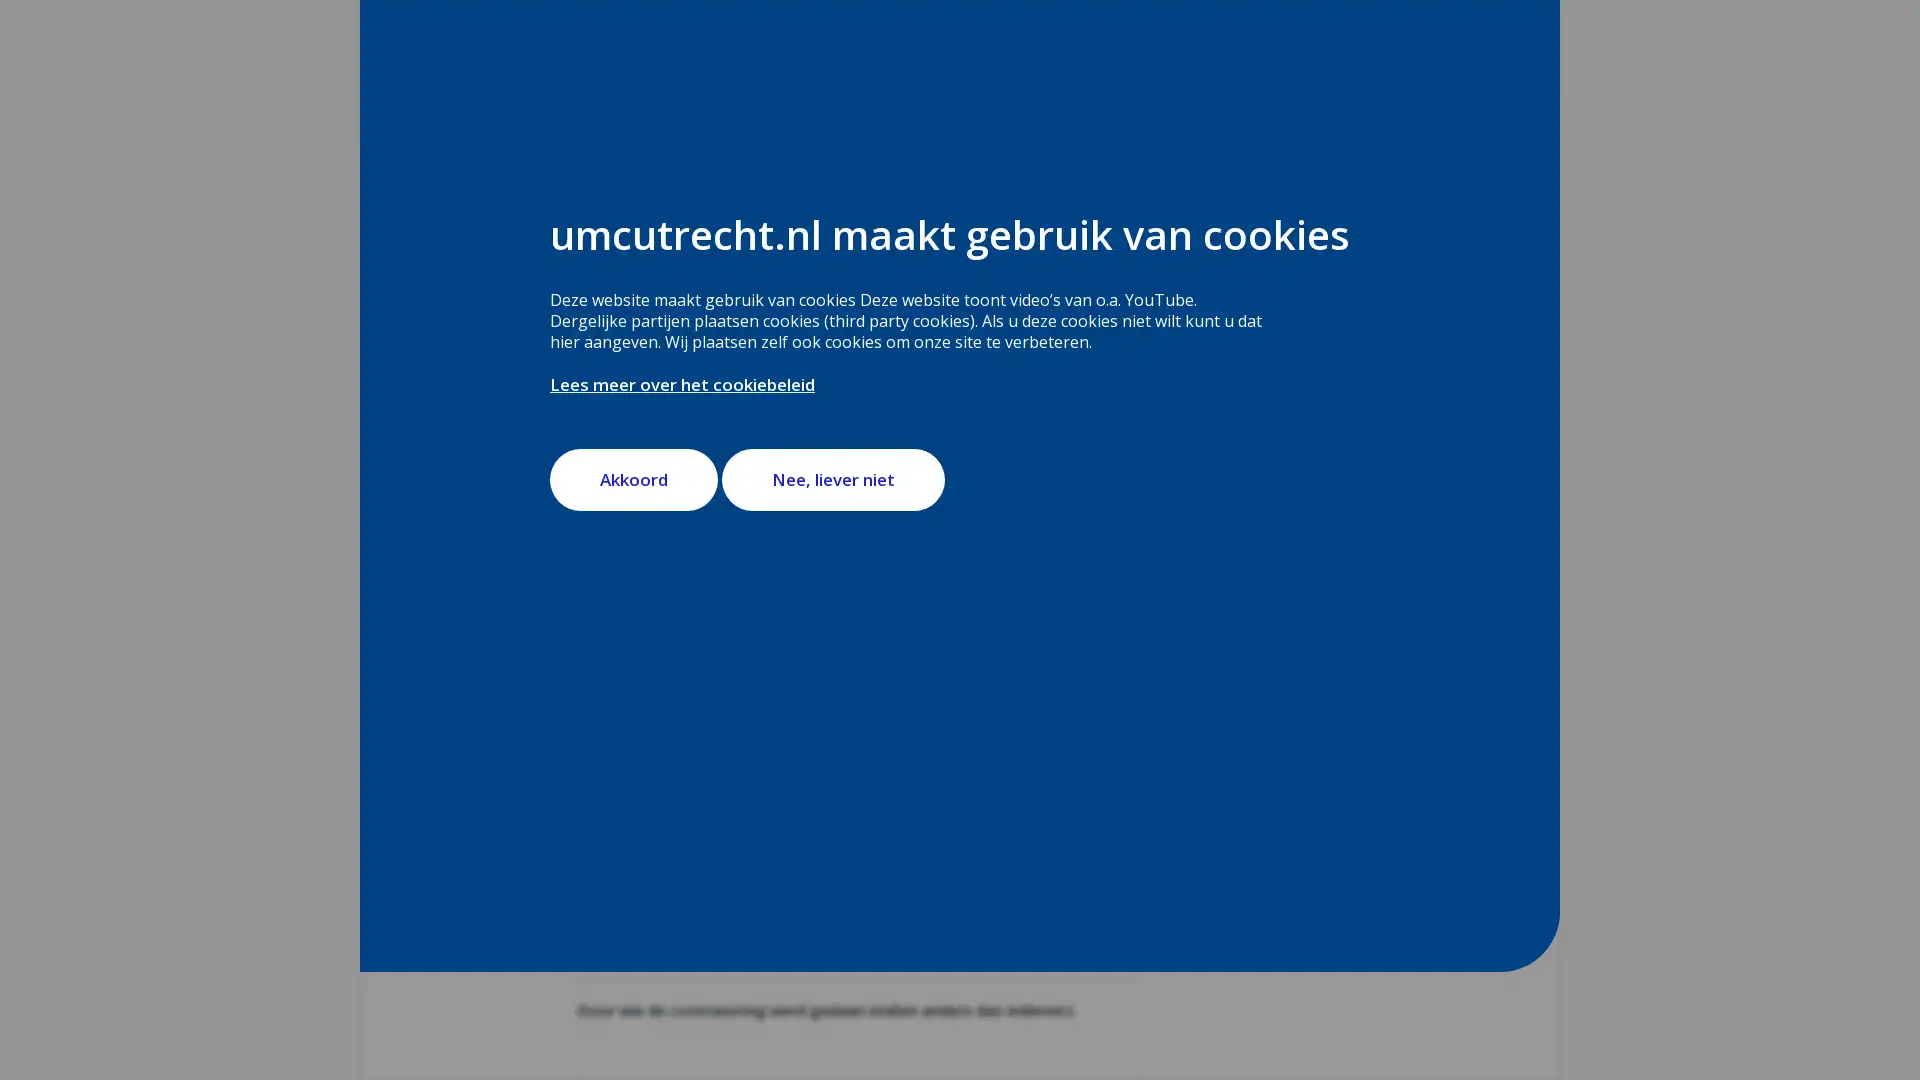  I want to click on ReadSpeaker webReader: Luister met webReader, so click(665, 370).